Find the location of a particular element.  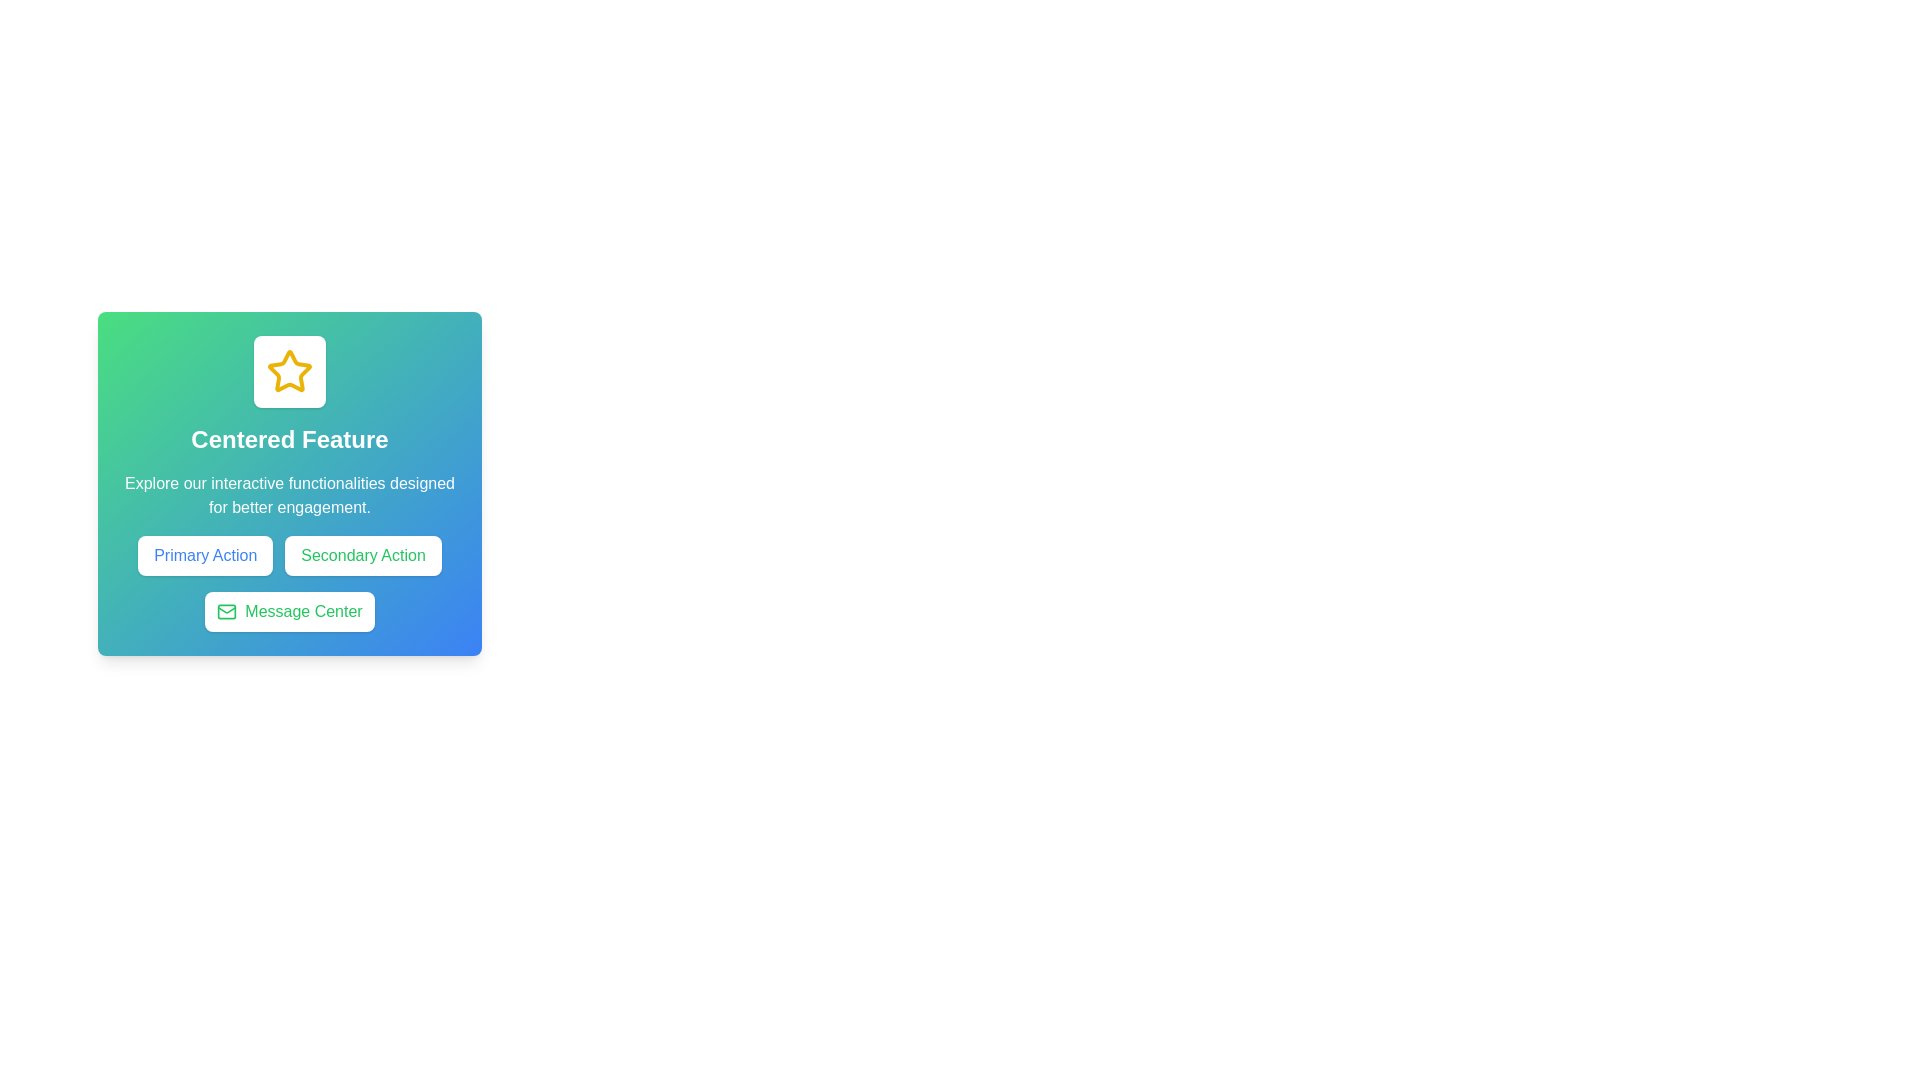

the secondary action button located to the right of the primary action button in the lower-middle section of the layout card is located at coordinates (363, 555).